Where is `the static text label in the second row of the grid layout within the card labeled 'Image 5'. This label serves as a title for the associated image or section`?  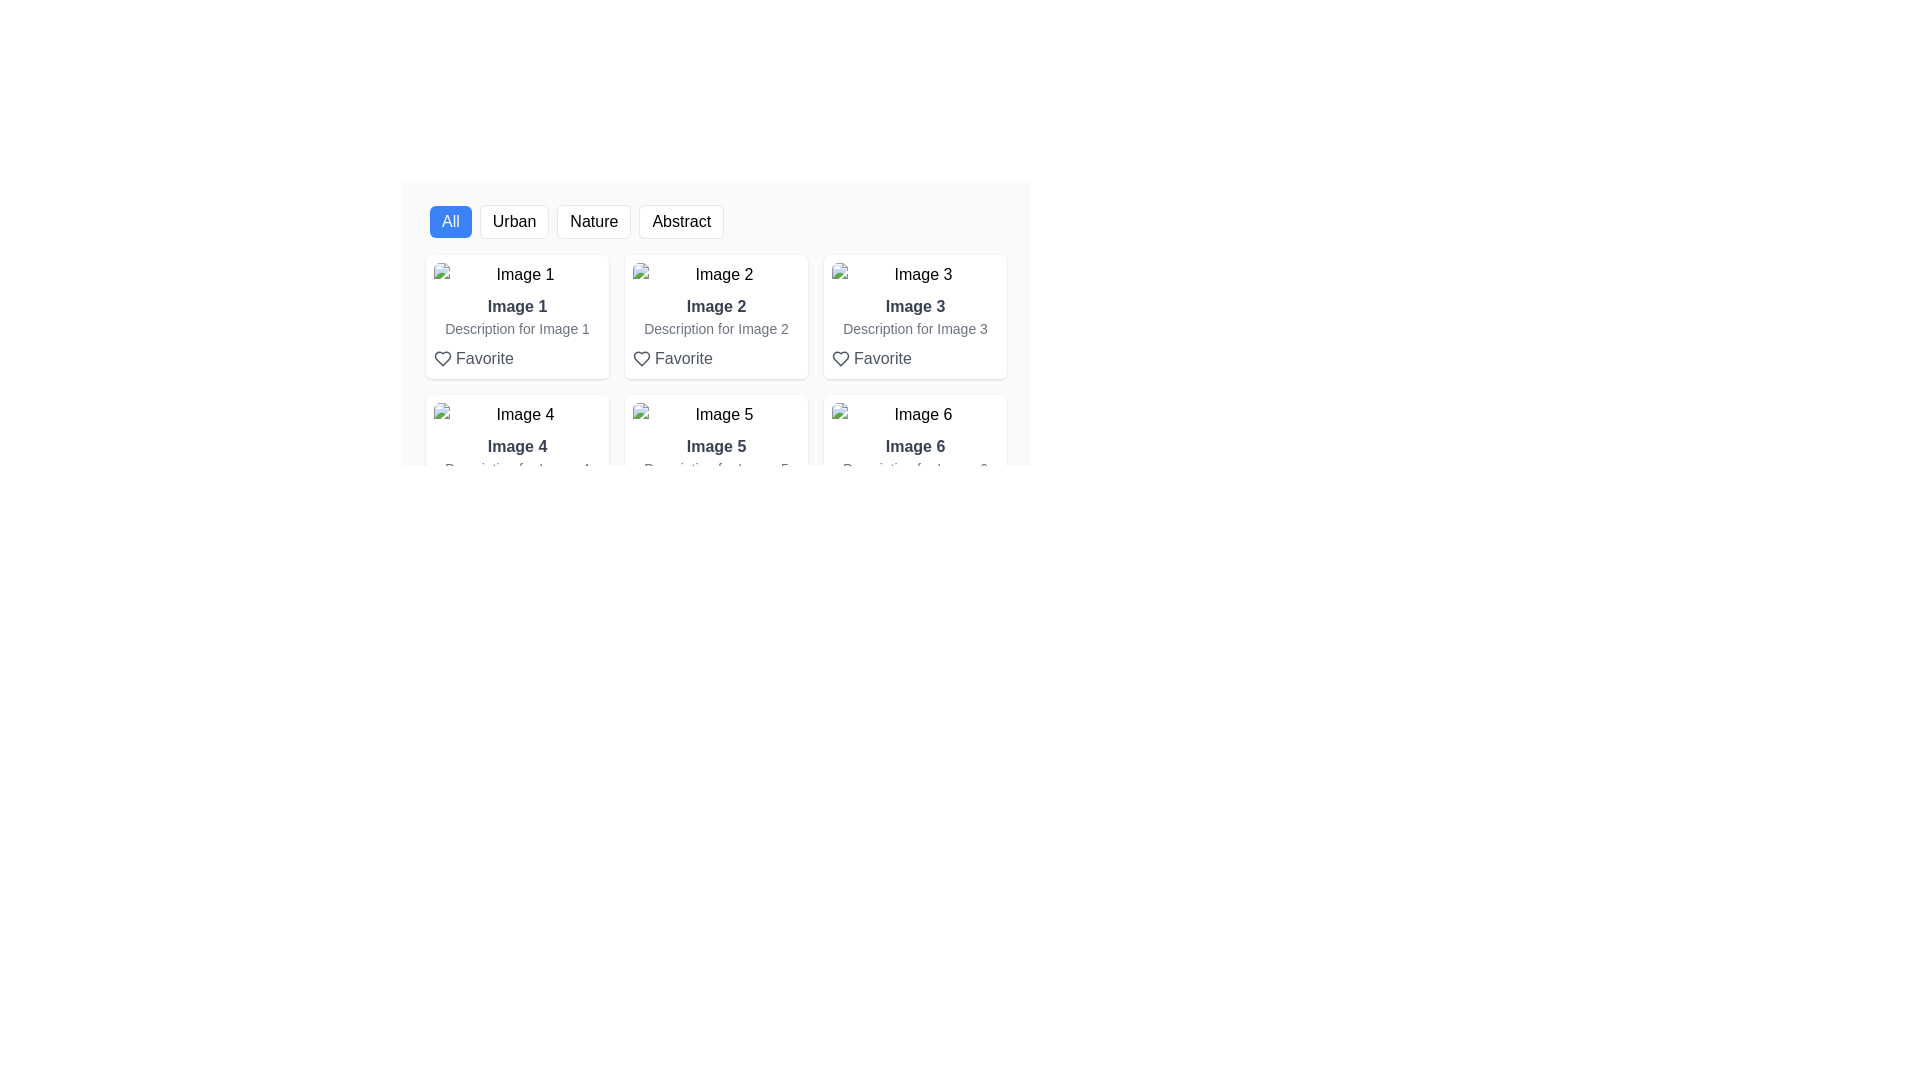 the static text label in the second row of the grid layout within the card labeled 'Image 5'. This label serves as a title for the associated image or section is located at coordinates (716, 446).